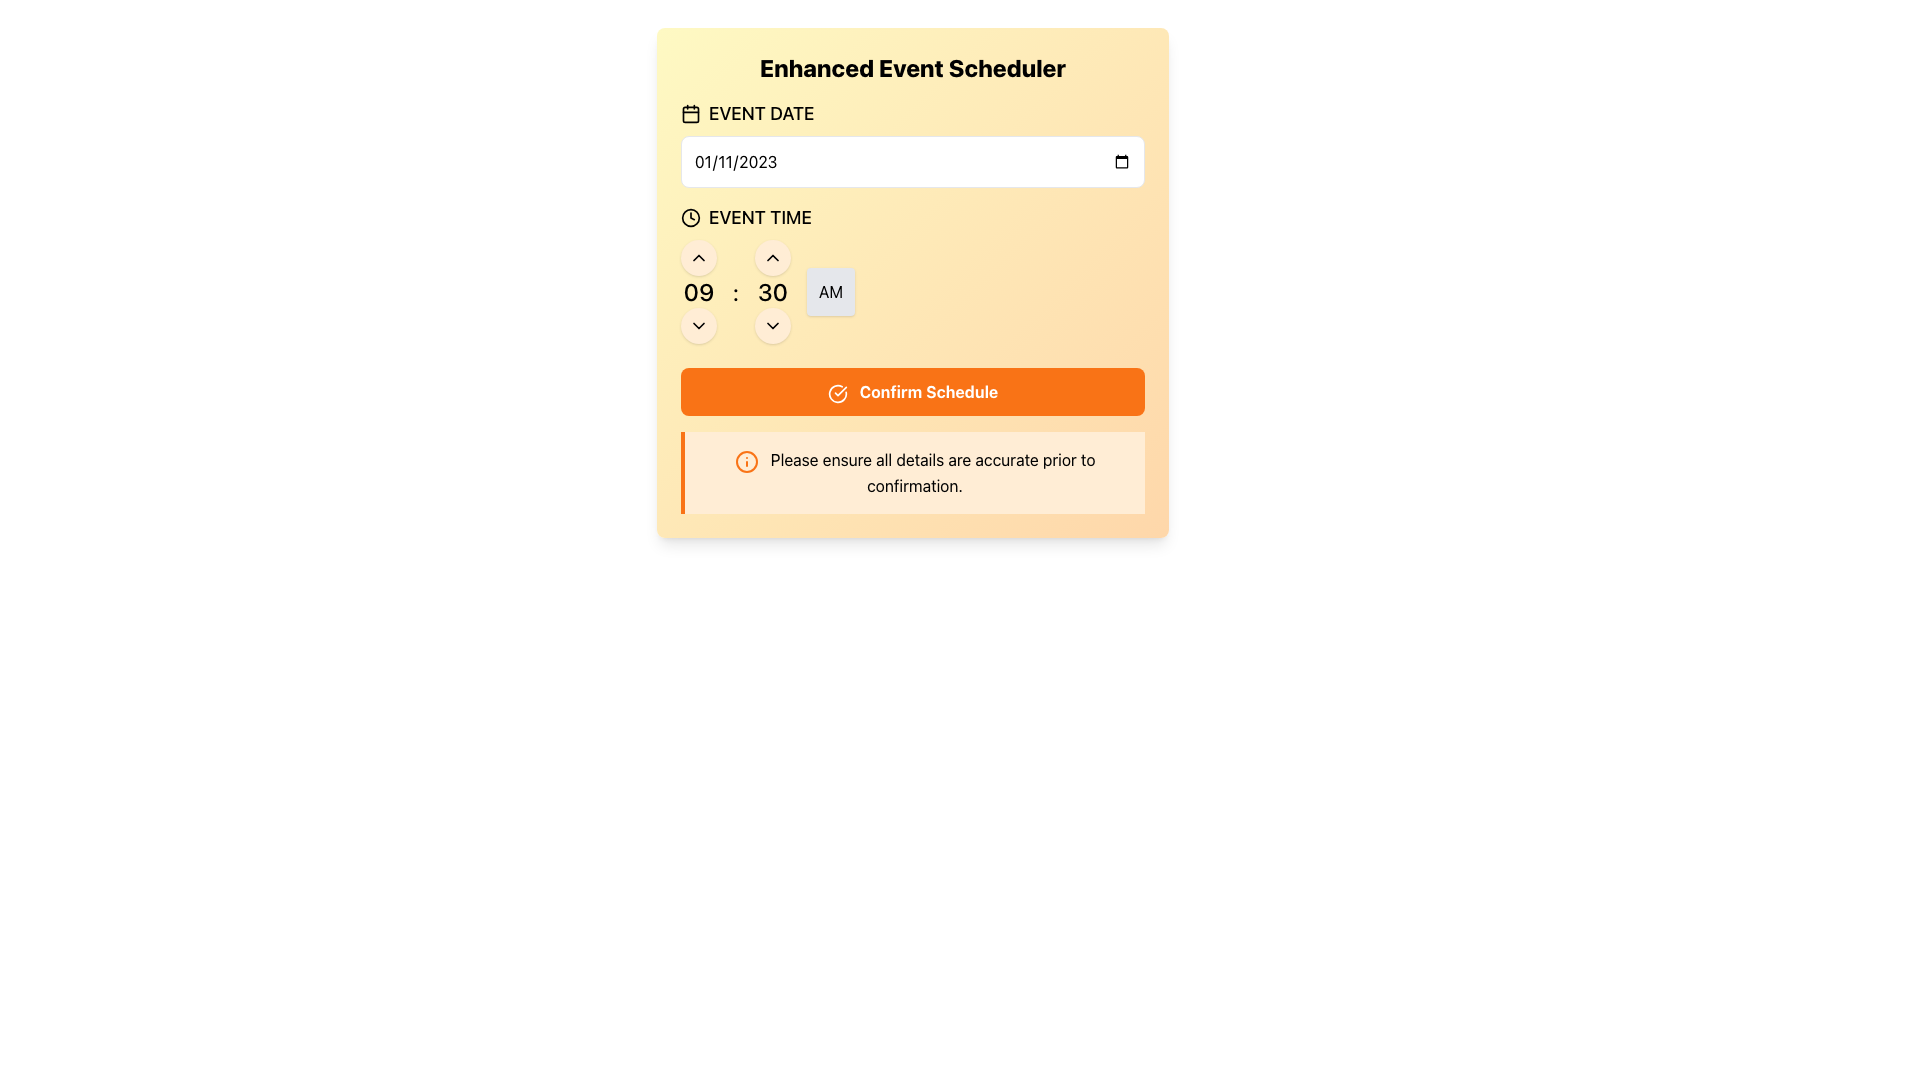  I want to click on the graphical icon that is part of the calendar icon, located to the left of the 'EVENT DATE' label, so click(691, 114).